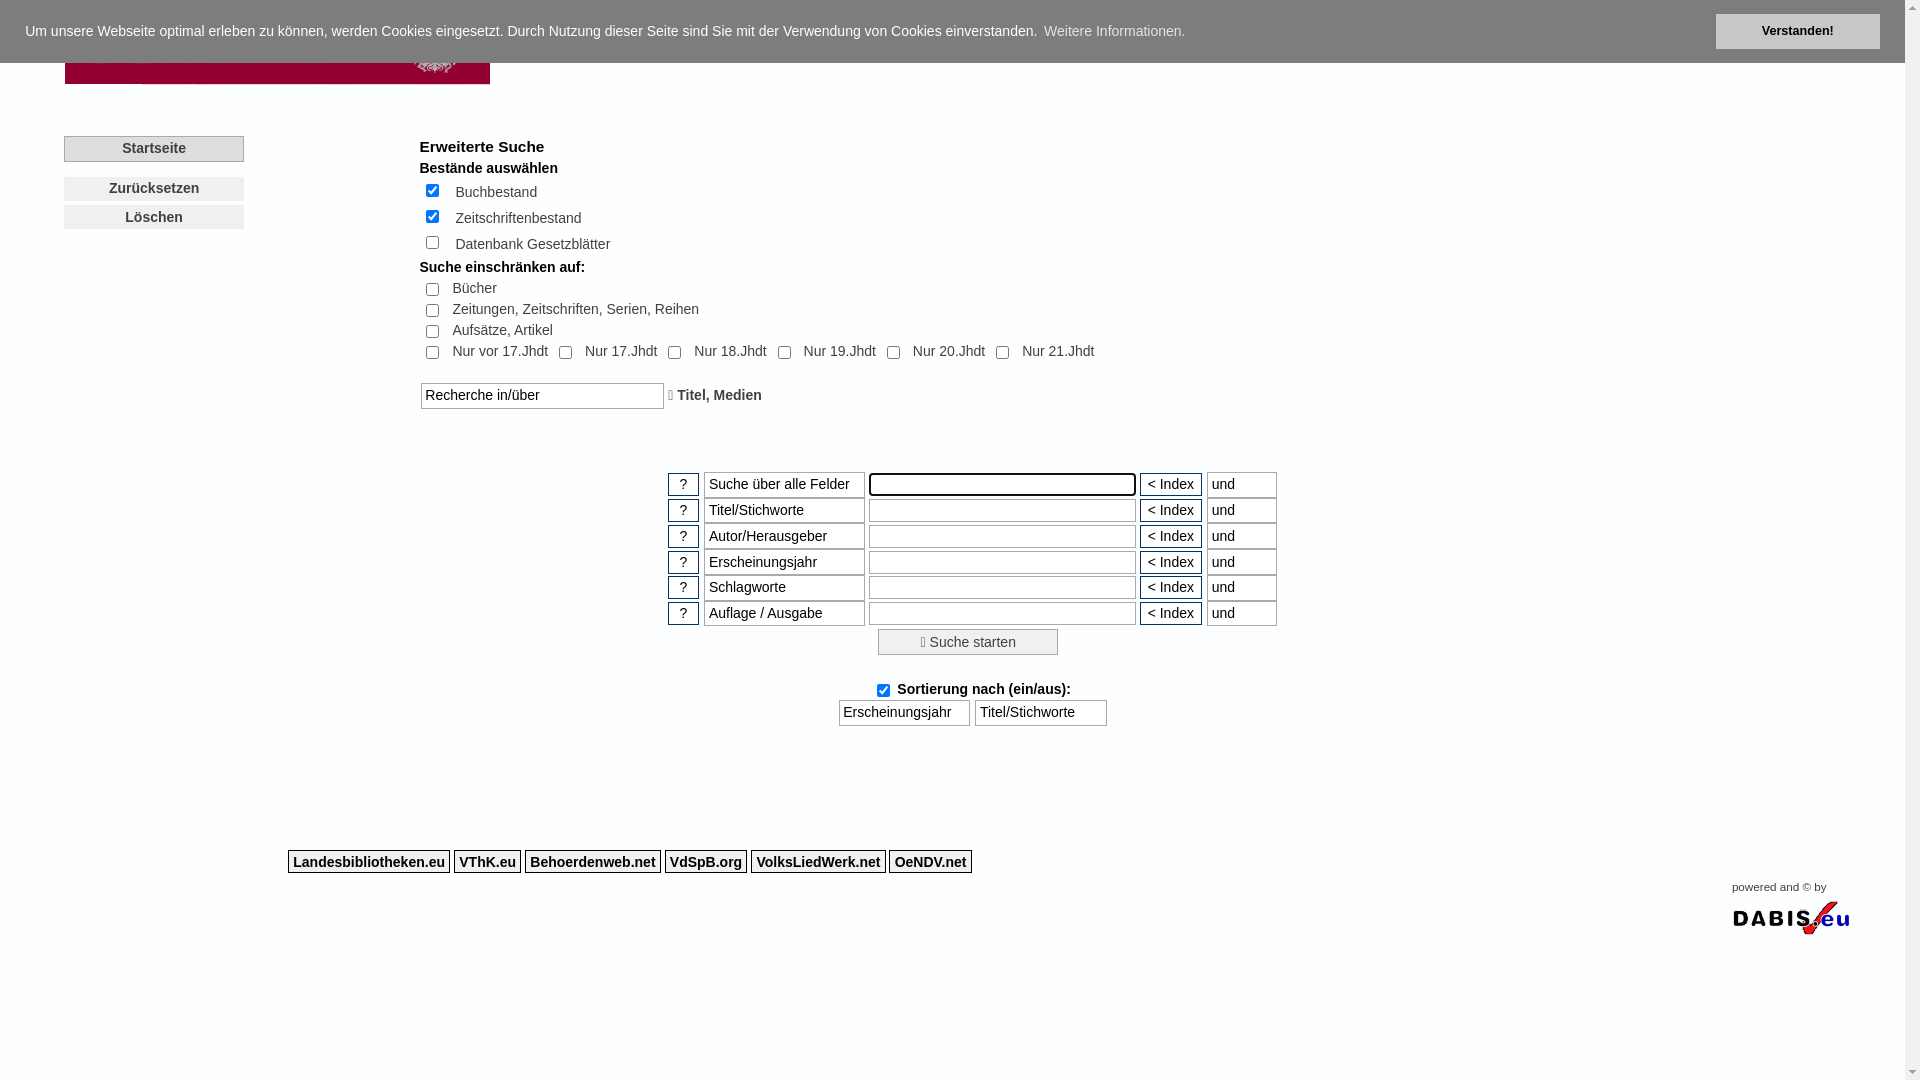 The image size is (1920, 1080). I want to click on 'Weitere Informationen.', so click(1113, 31).